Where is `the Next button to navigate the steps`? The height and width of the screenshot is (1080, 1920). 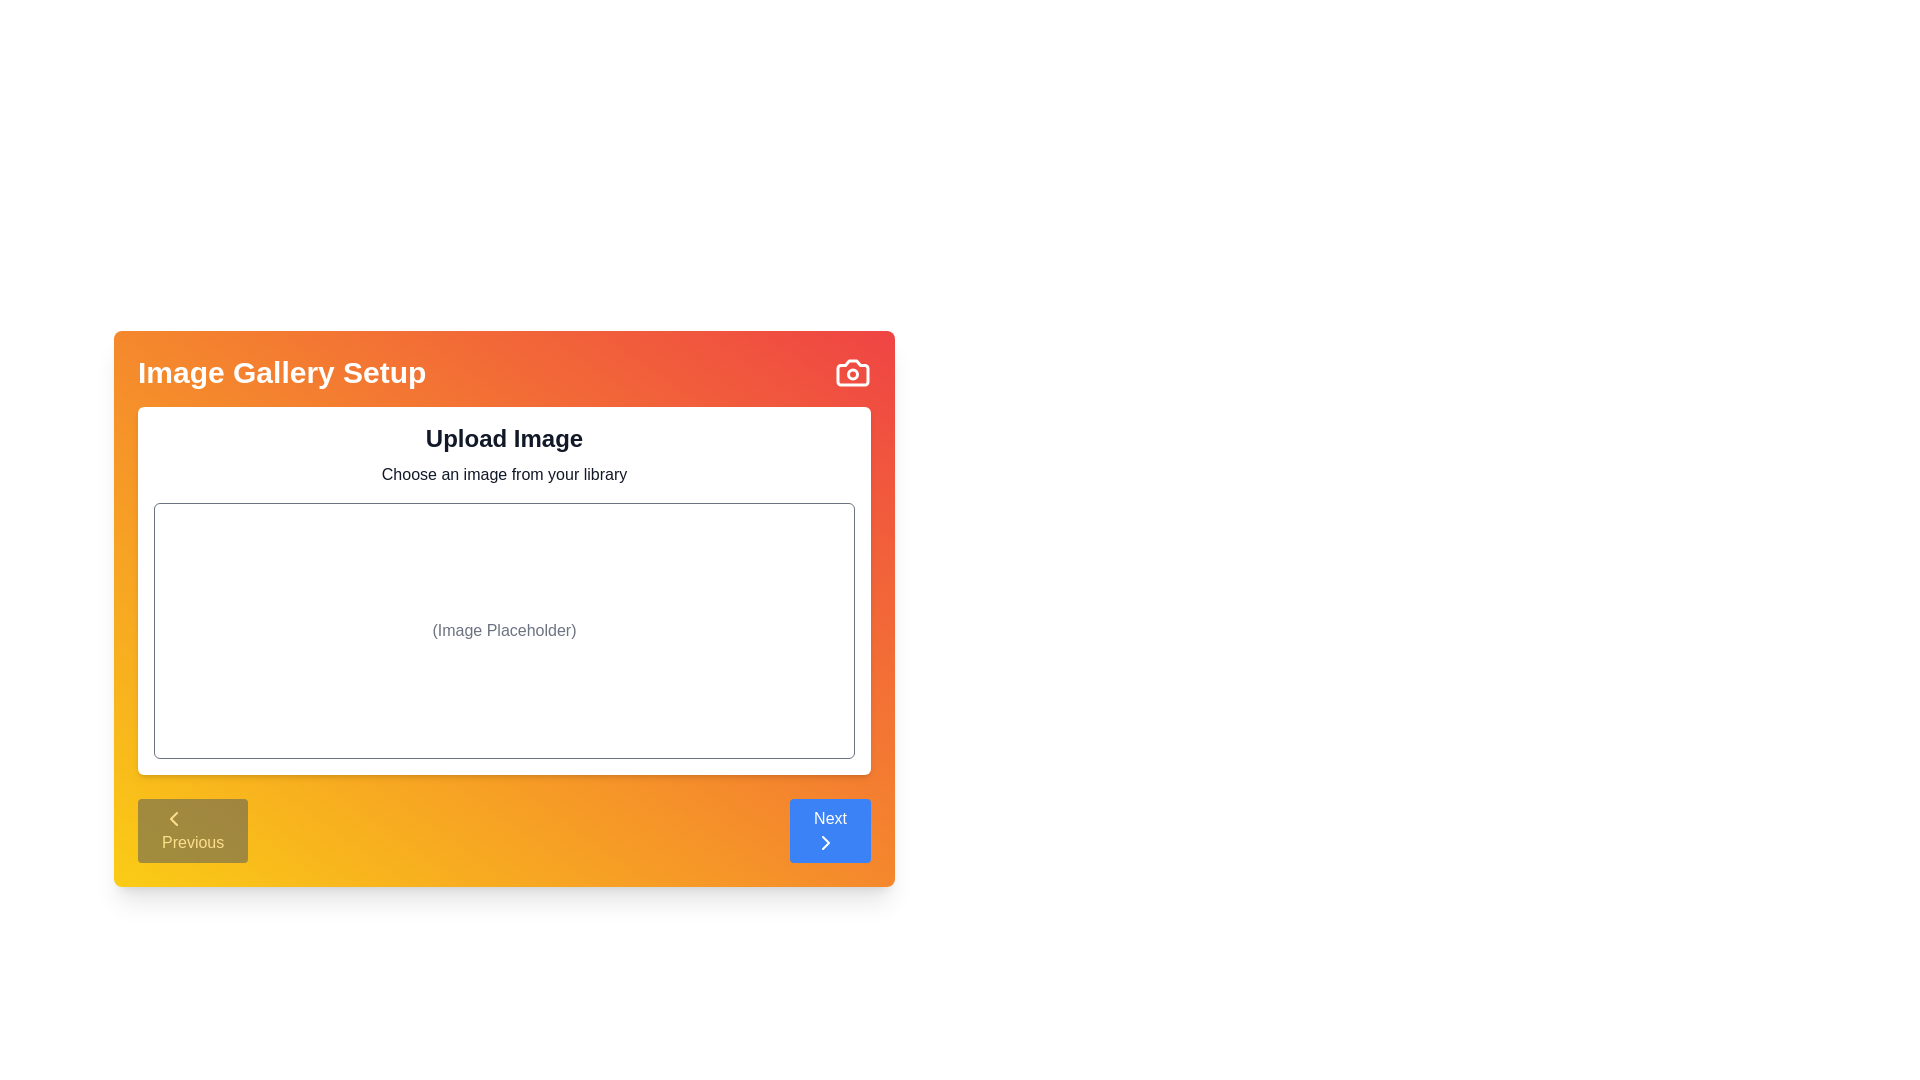
the Next button to navigate the steps is located at coordinates (830, 830).